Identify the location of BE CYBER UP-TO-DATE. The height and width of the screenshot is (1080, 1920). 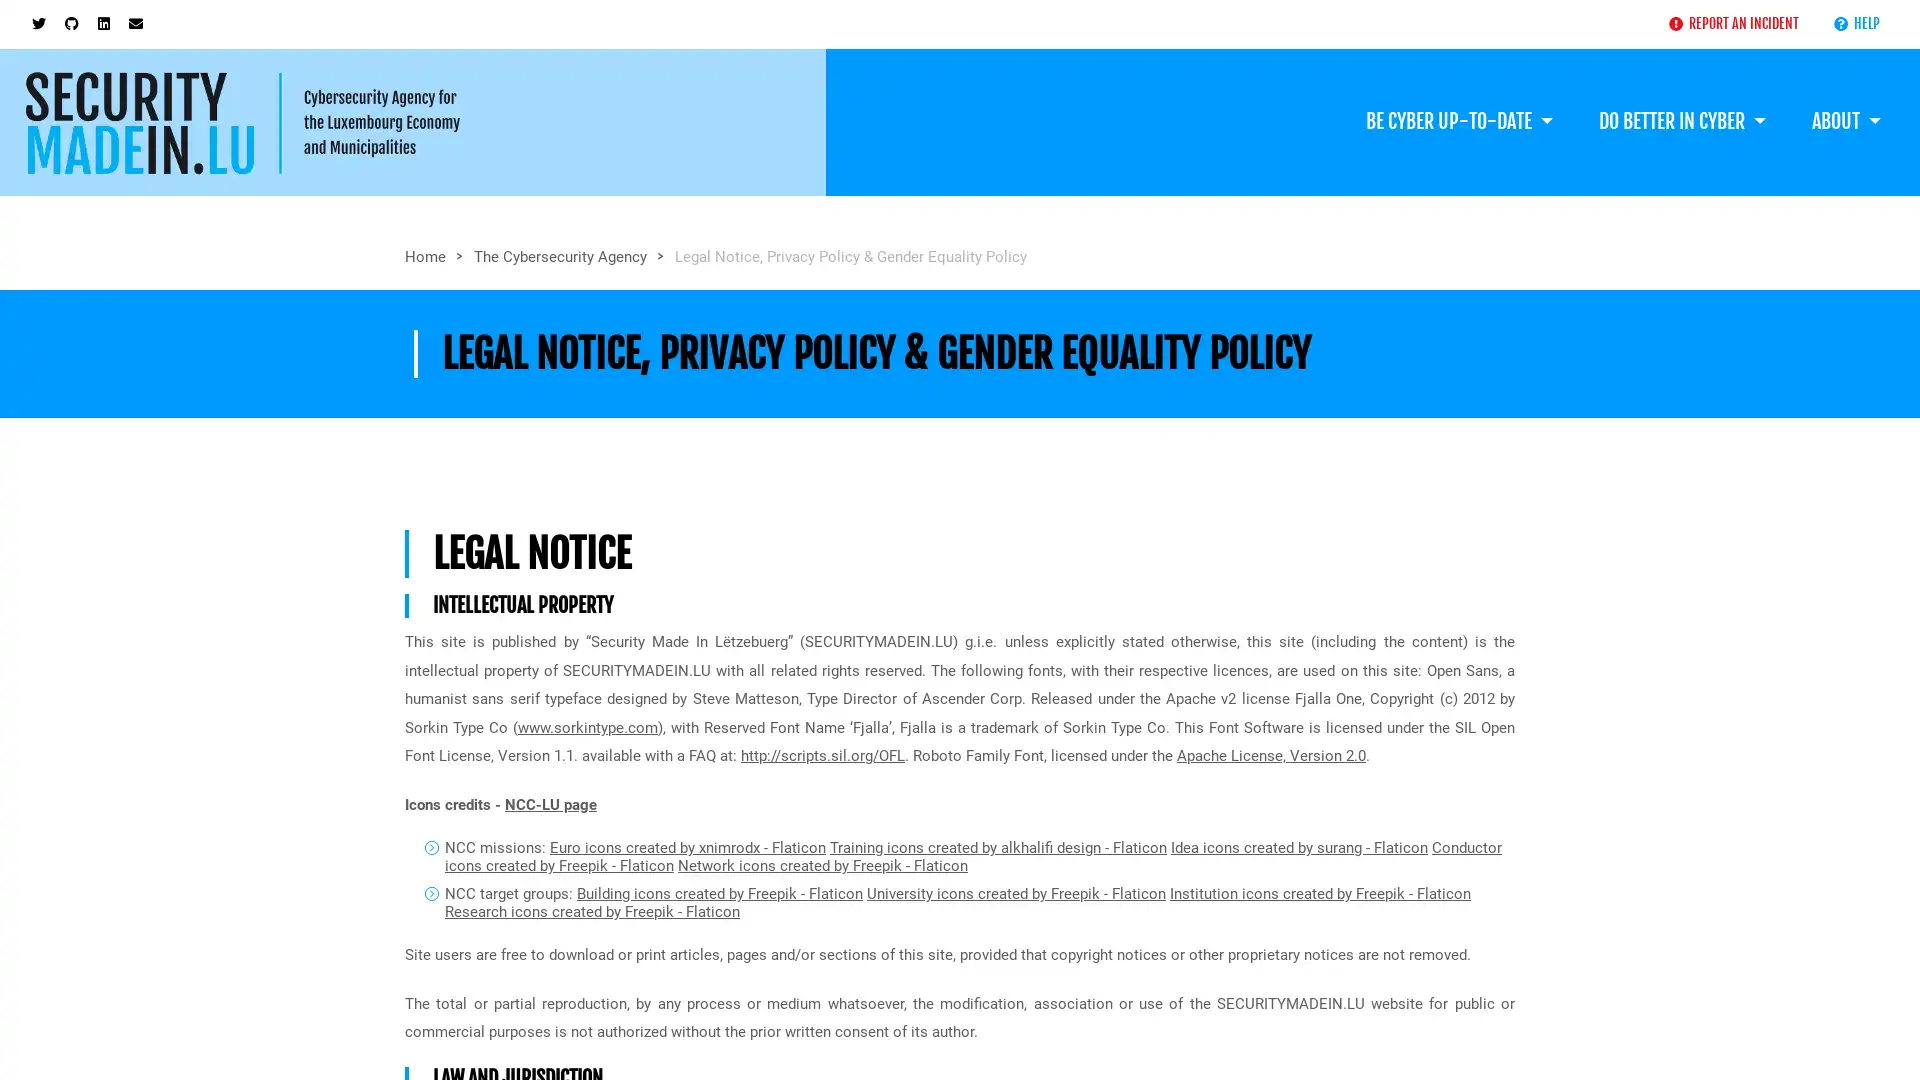
(1458, 108).